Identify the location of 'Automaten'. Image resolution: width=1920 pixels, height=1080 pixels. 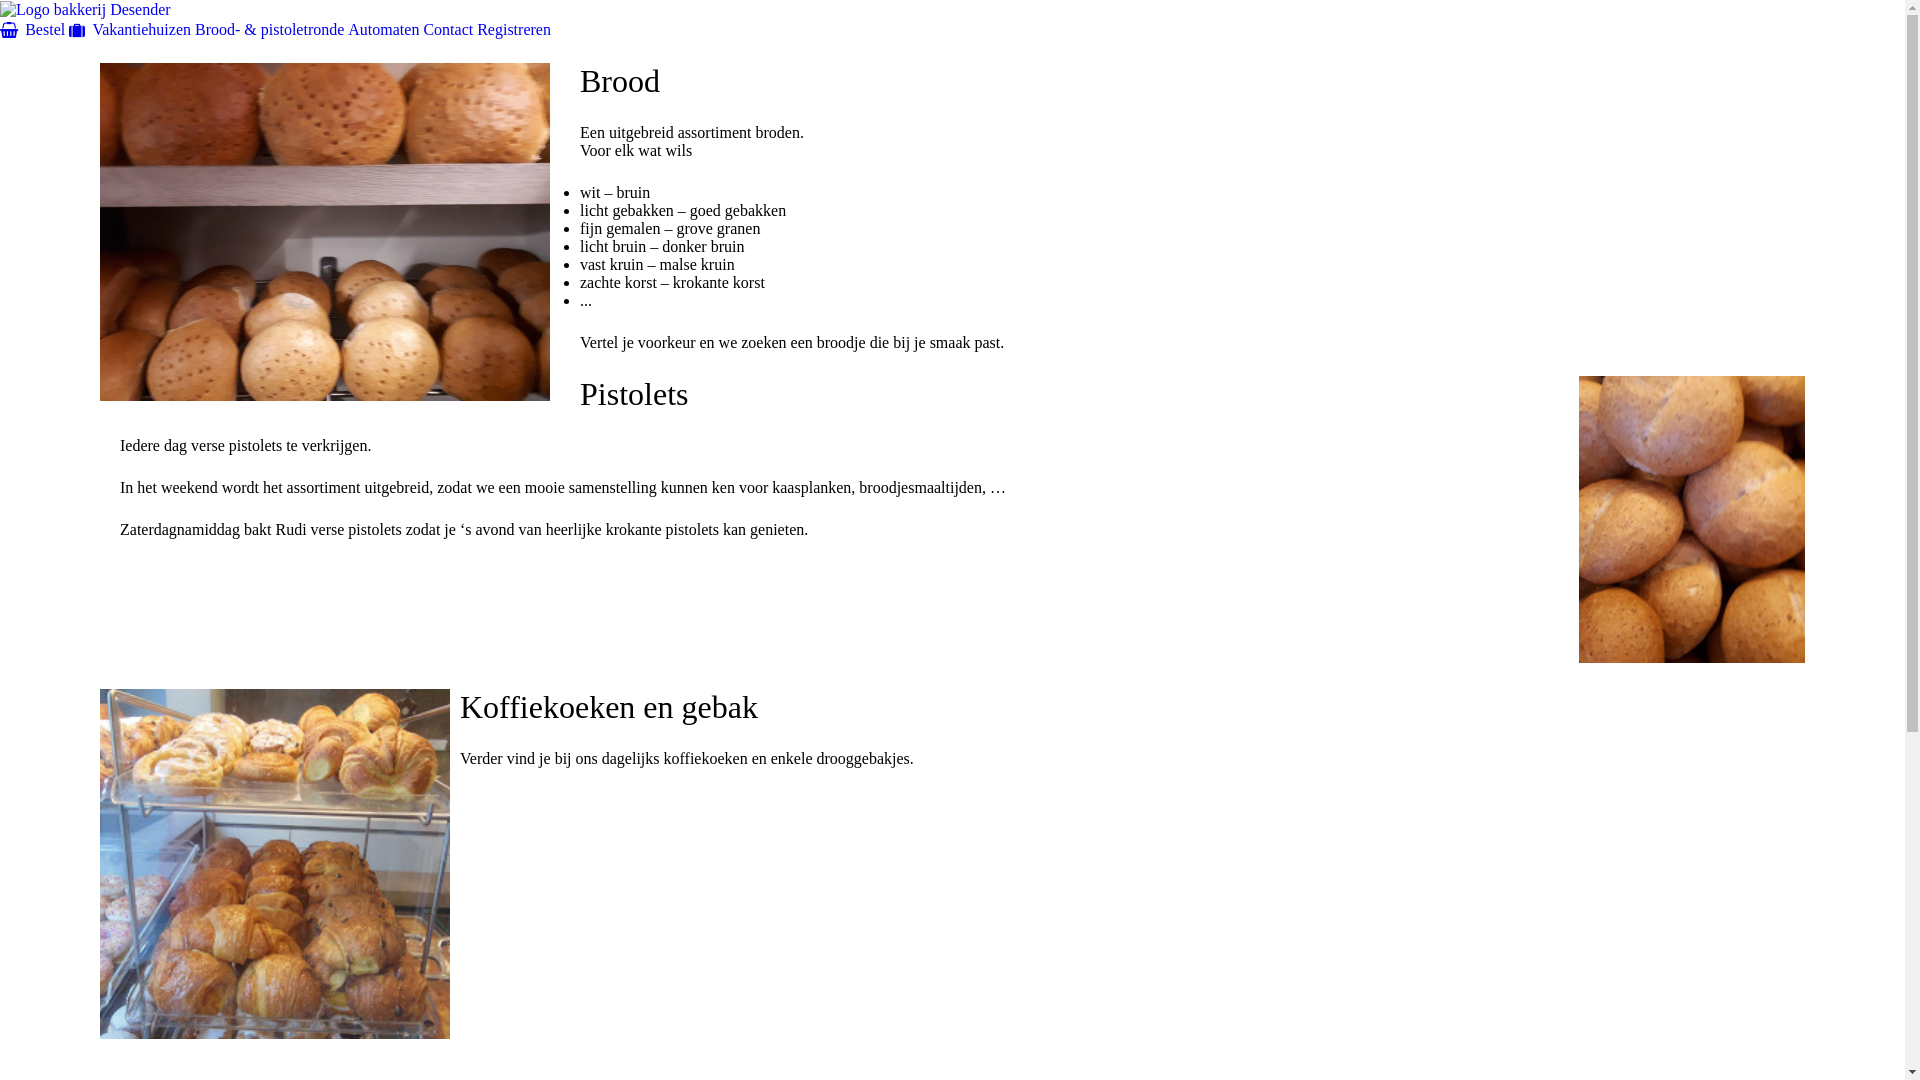
(383, 28).